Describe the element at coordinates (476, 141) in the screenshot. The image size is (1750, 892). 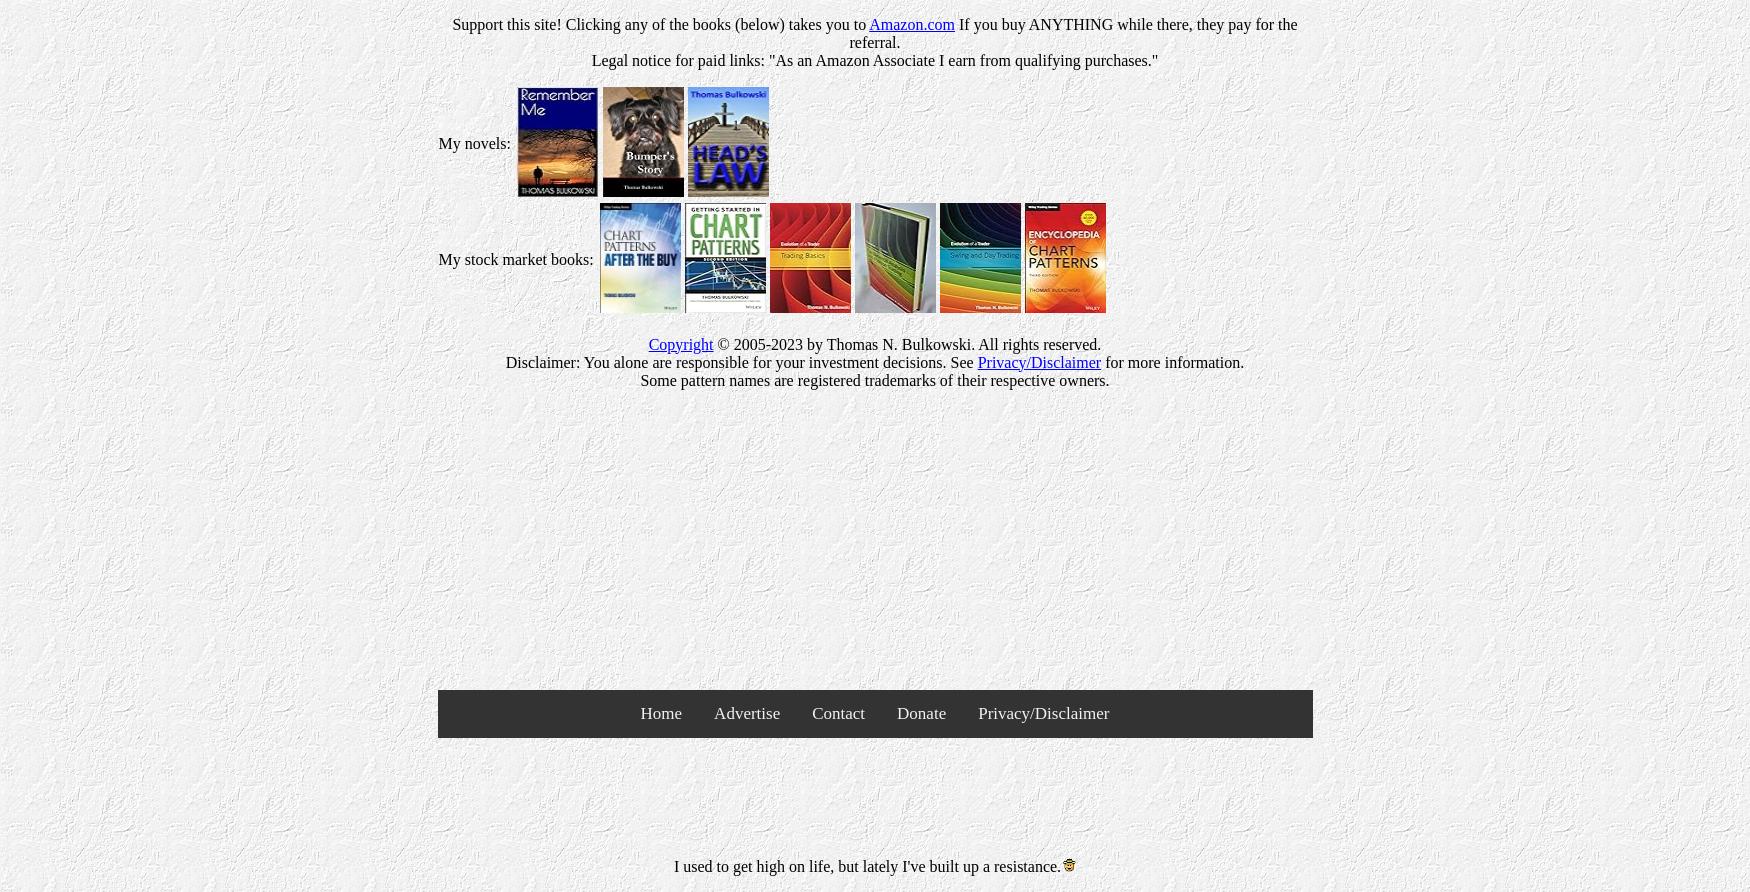
I see `'My novels:'` at that location.